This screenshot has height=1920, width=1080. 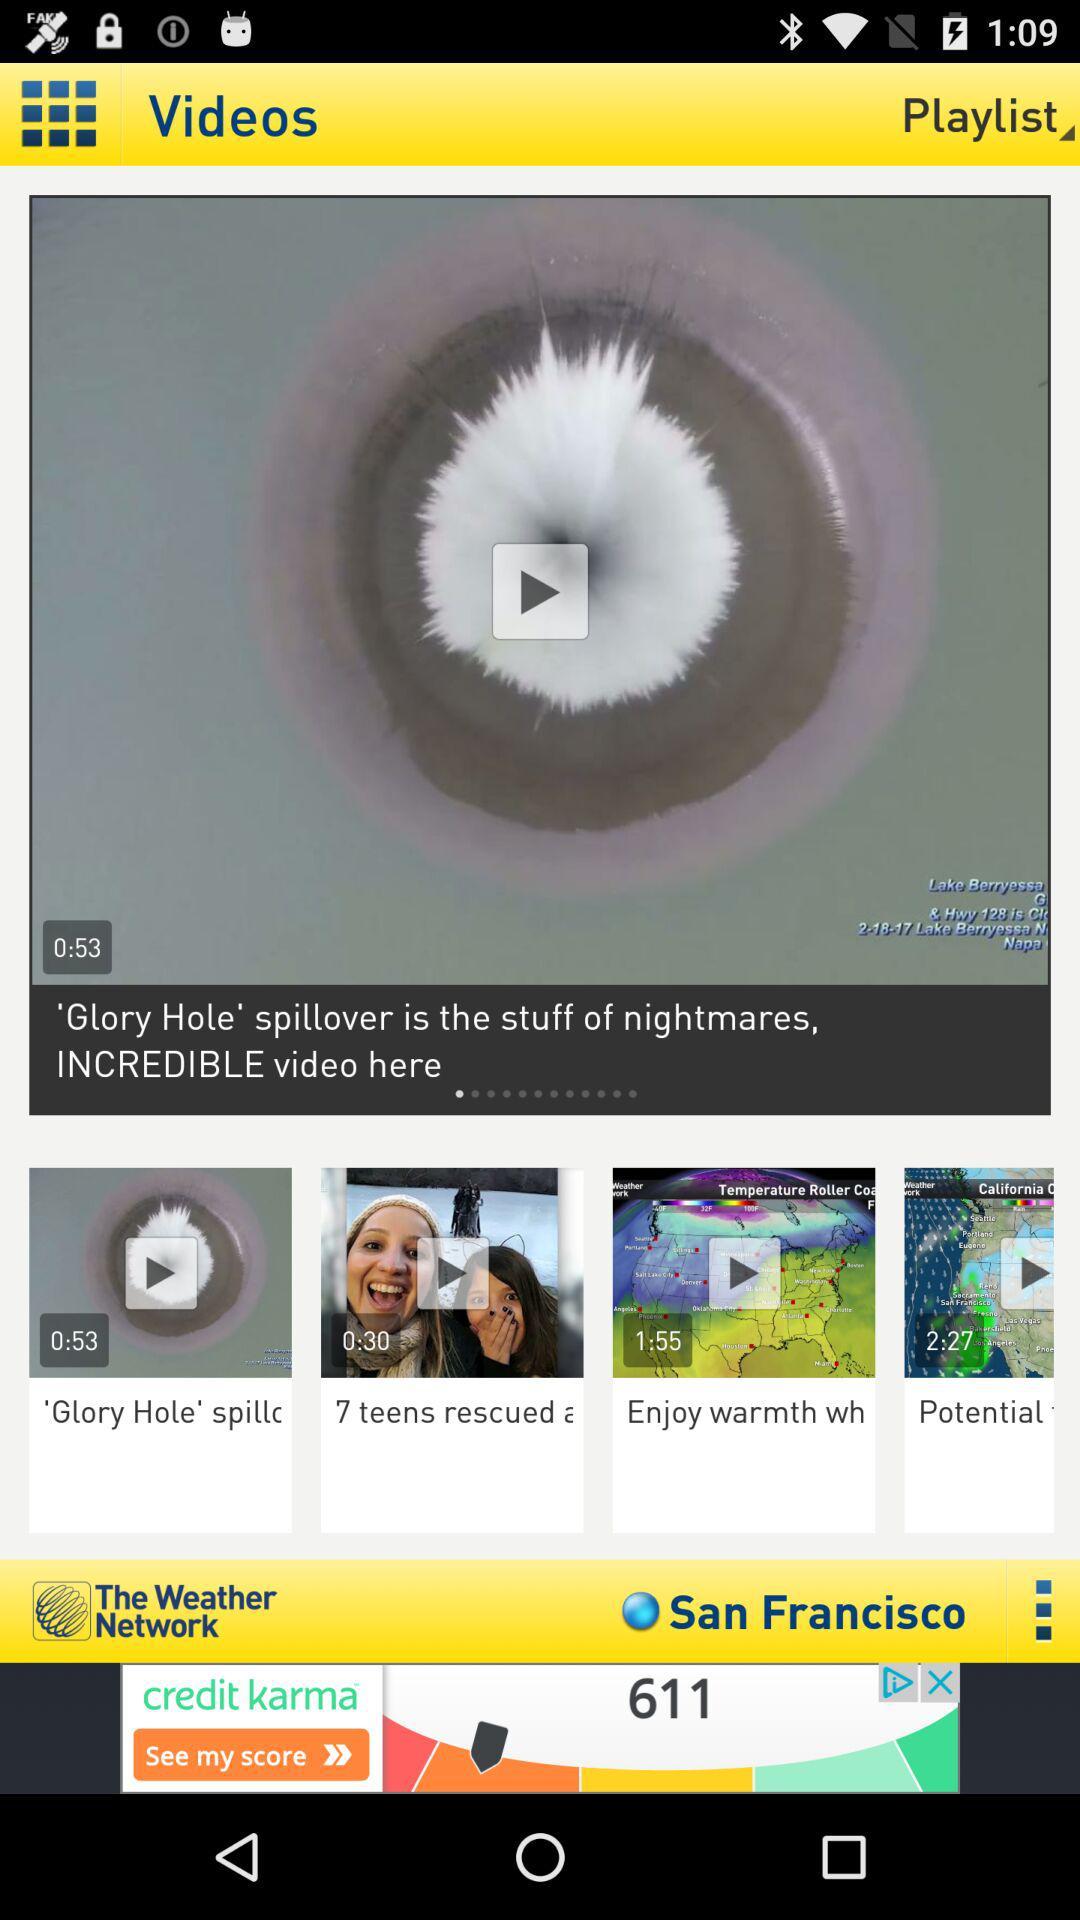 What do you see at coordinates (992, 1271) in the screenshot?
I see `selecting the potential video` at bounding box center [992, 1271].